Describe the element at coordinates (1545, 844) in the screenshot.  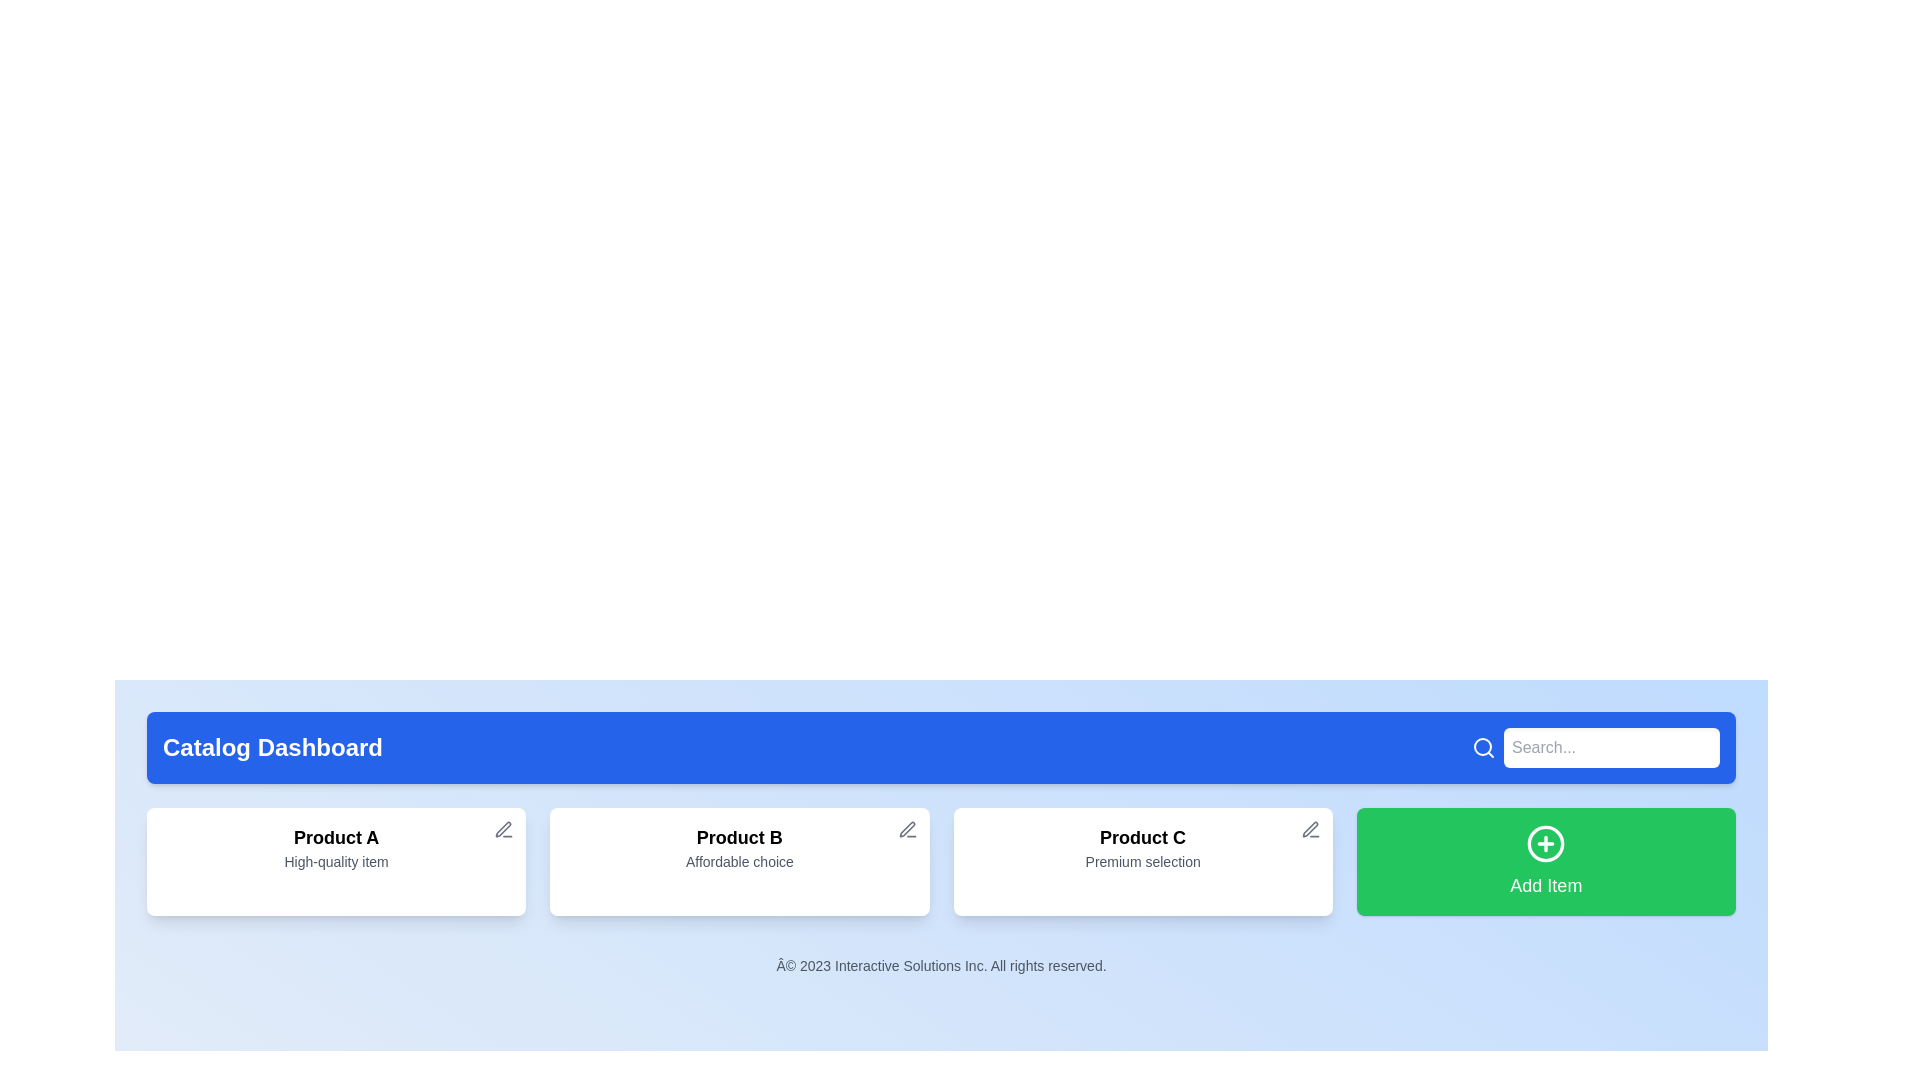
I see `the circular icon with a plus sign in the center, which is located on the green 'Add Item' button at the bottom-right corner of the interface` at that location.